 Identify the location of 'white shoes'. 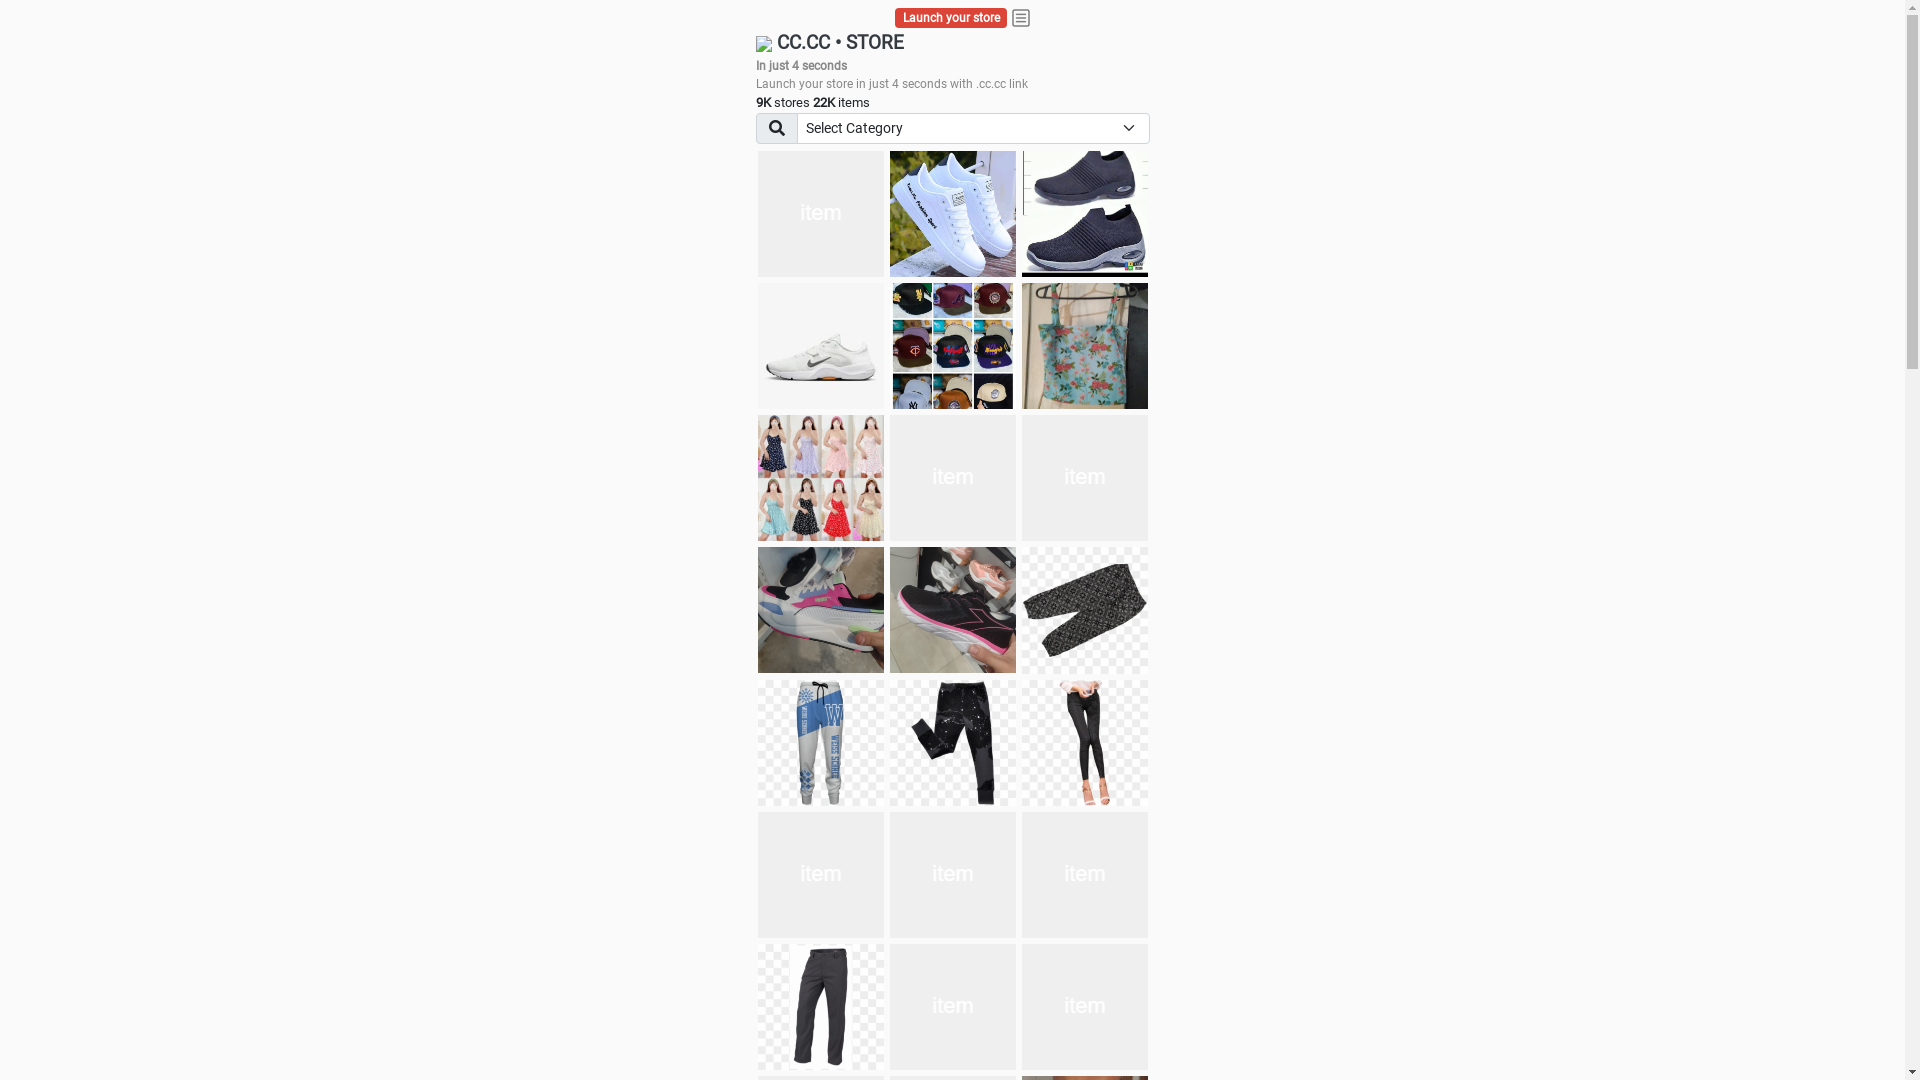
(952, 213).